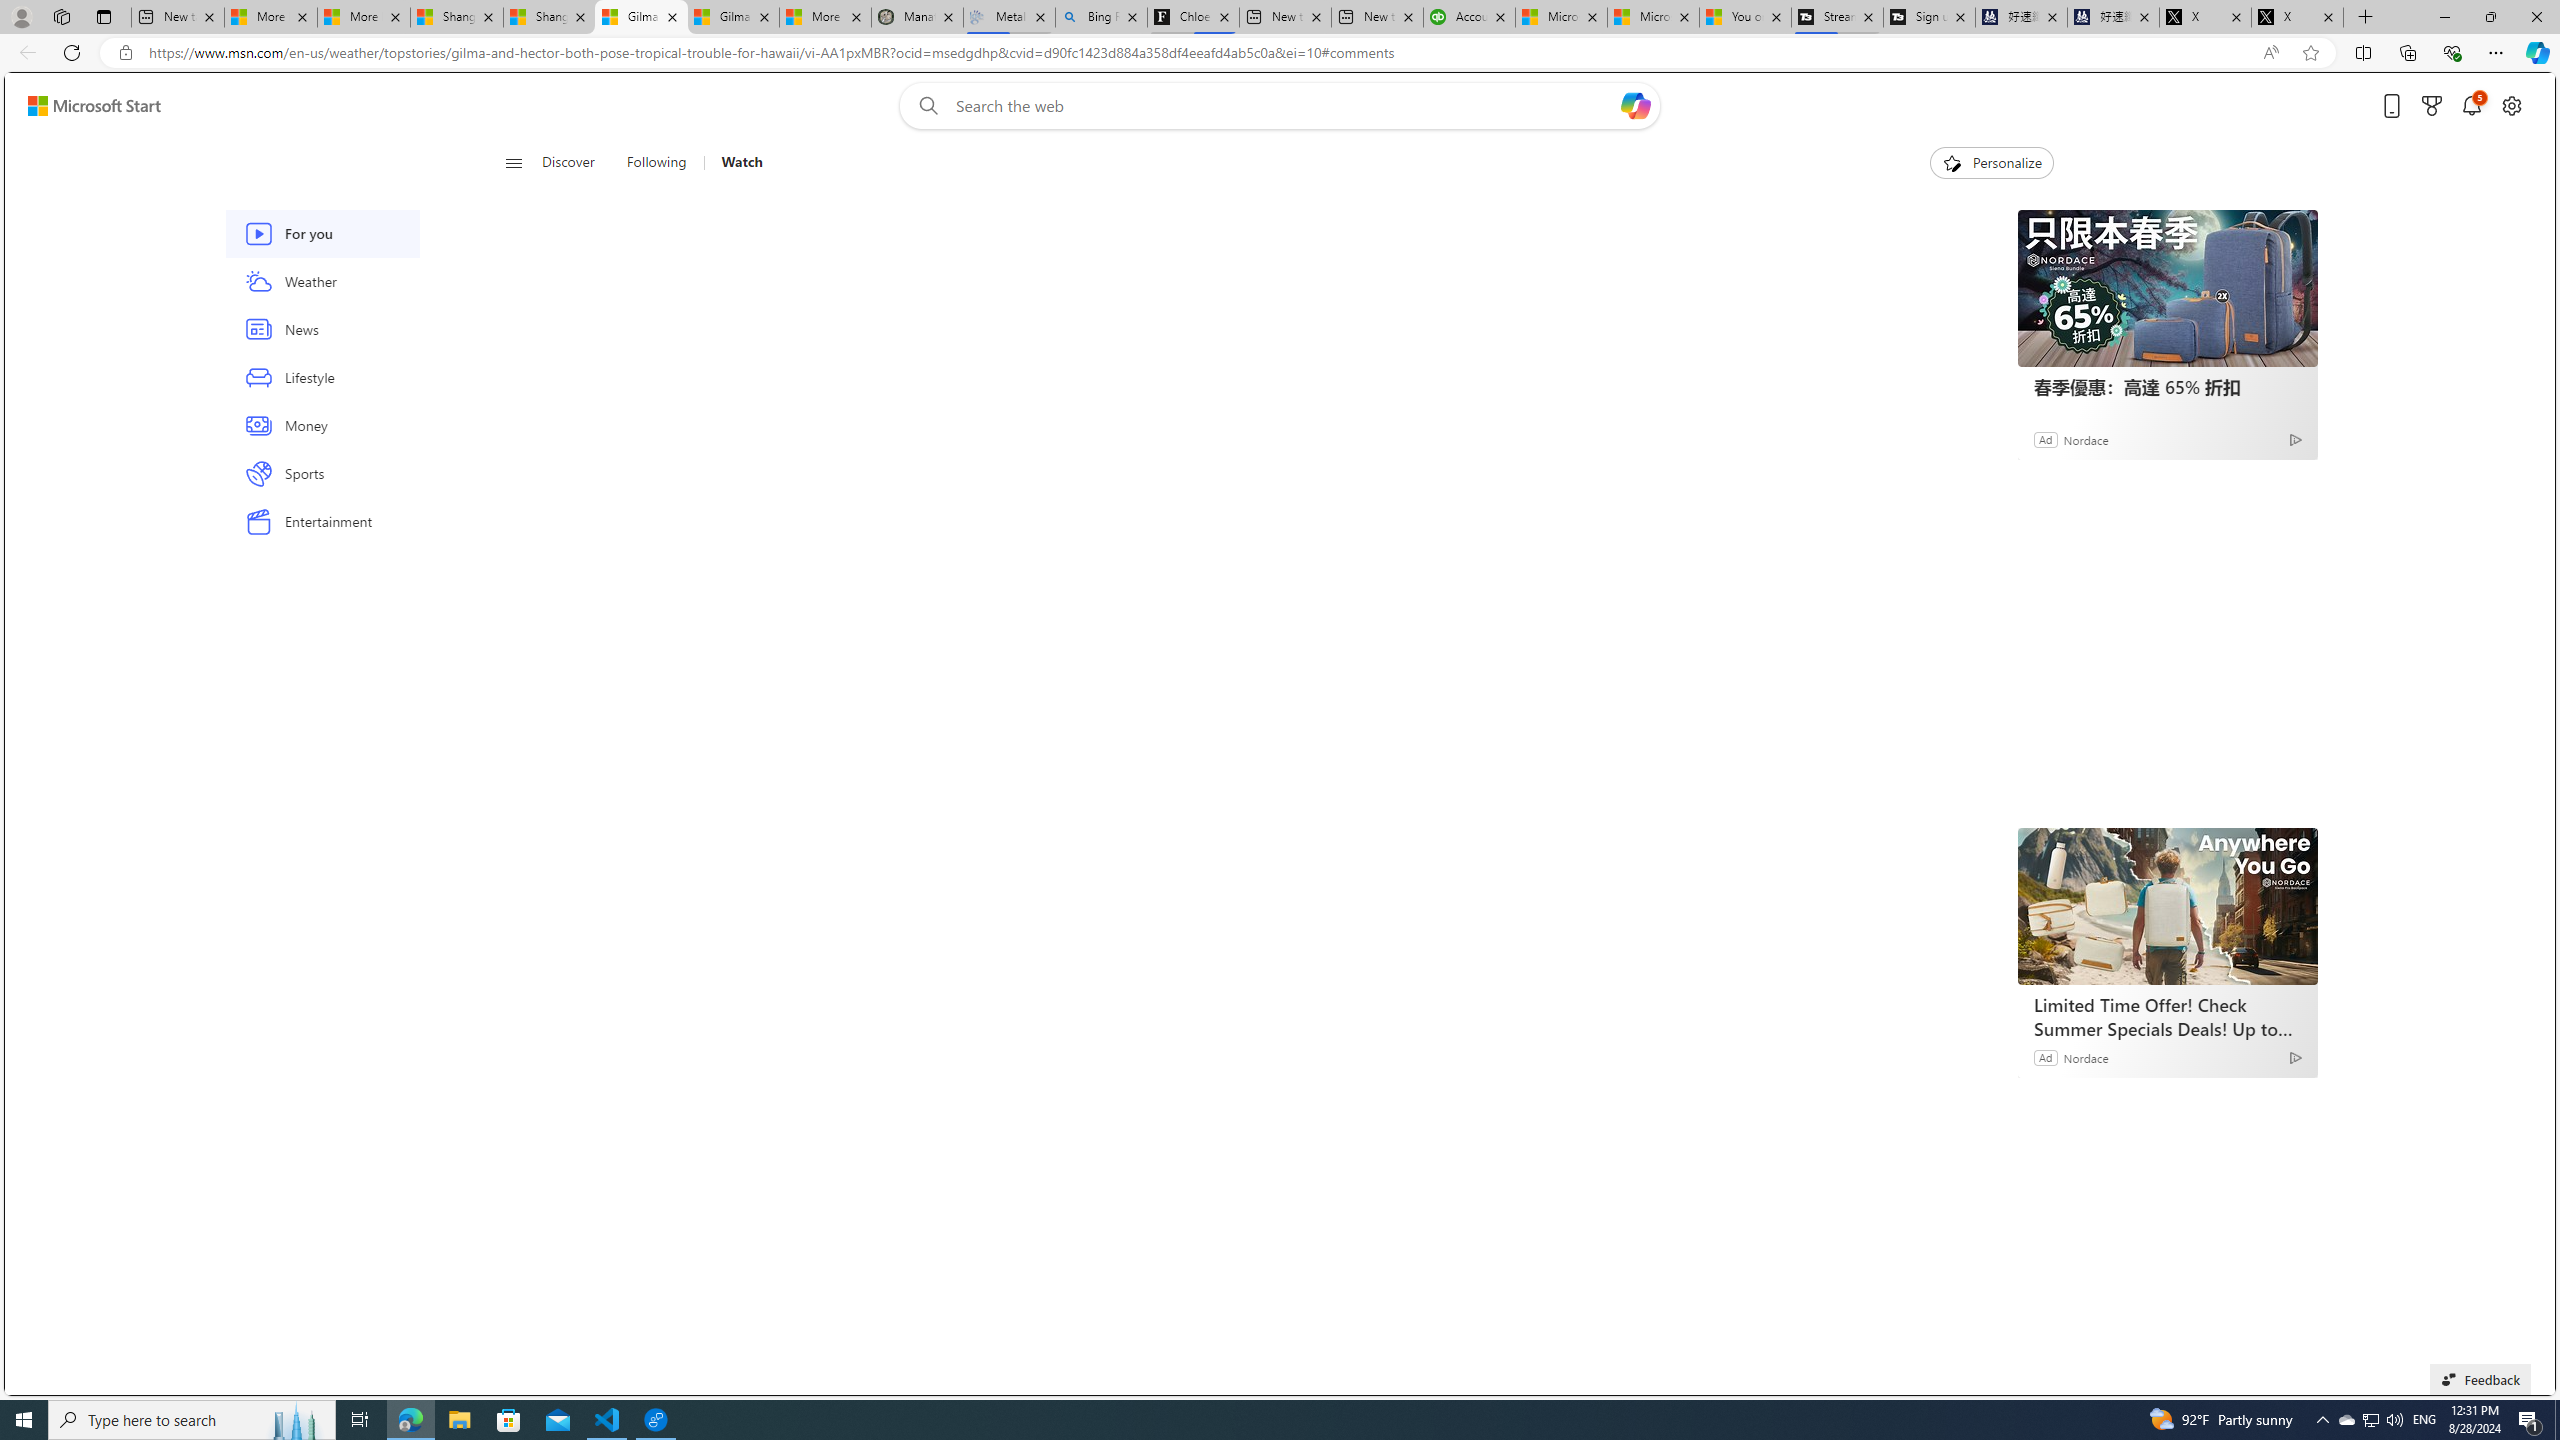 This screenshot has width=2560, height=1440. I want to click on 'Bing Real Estate - Home sales and rental listings', so click(1101, 16).